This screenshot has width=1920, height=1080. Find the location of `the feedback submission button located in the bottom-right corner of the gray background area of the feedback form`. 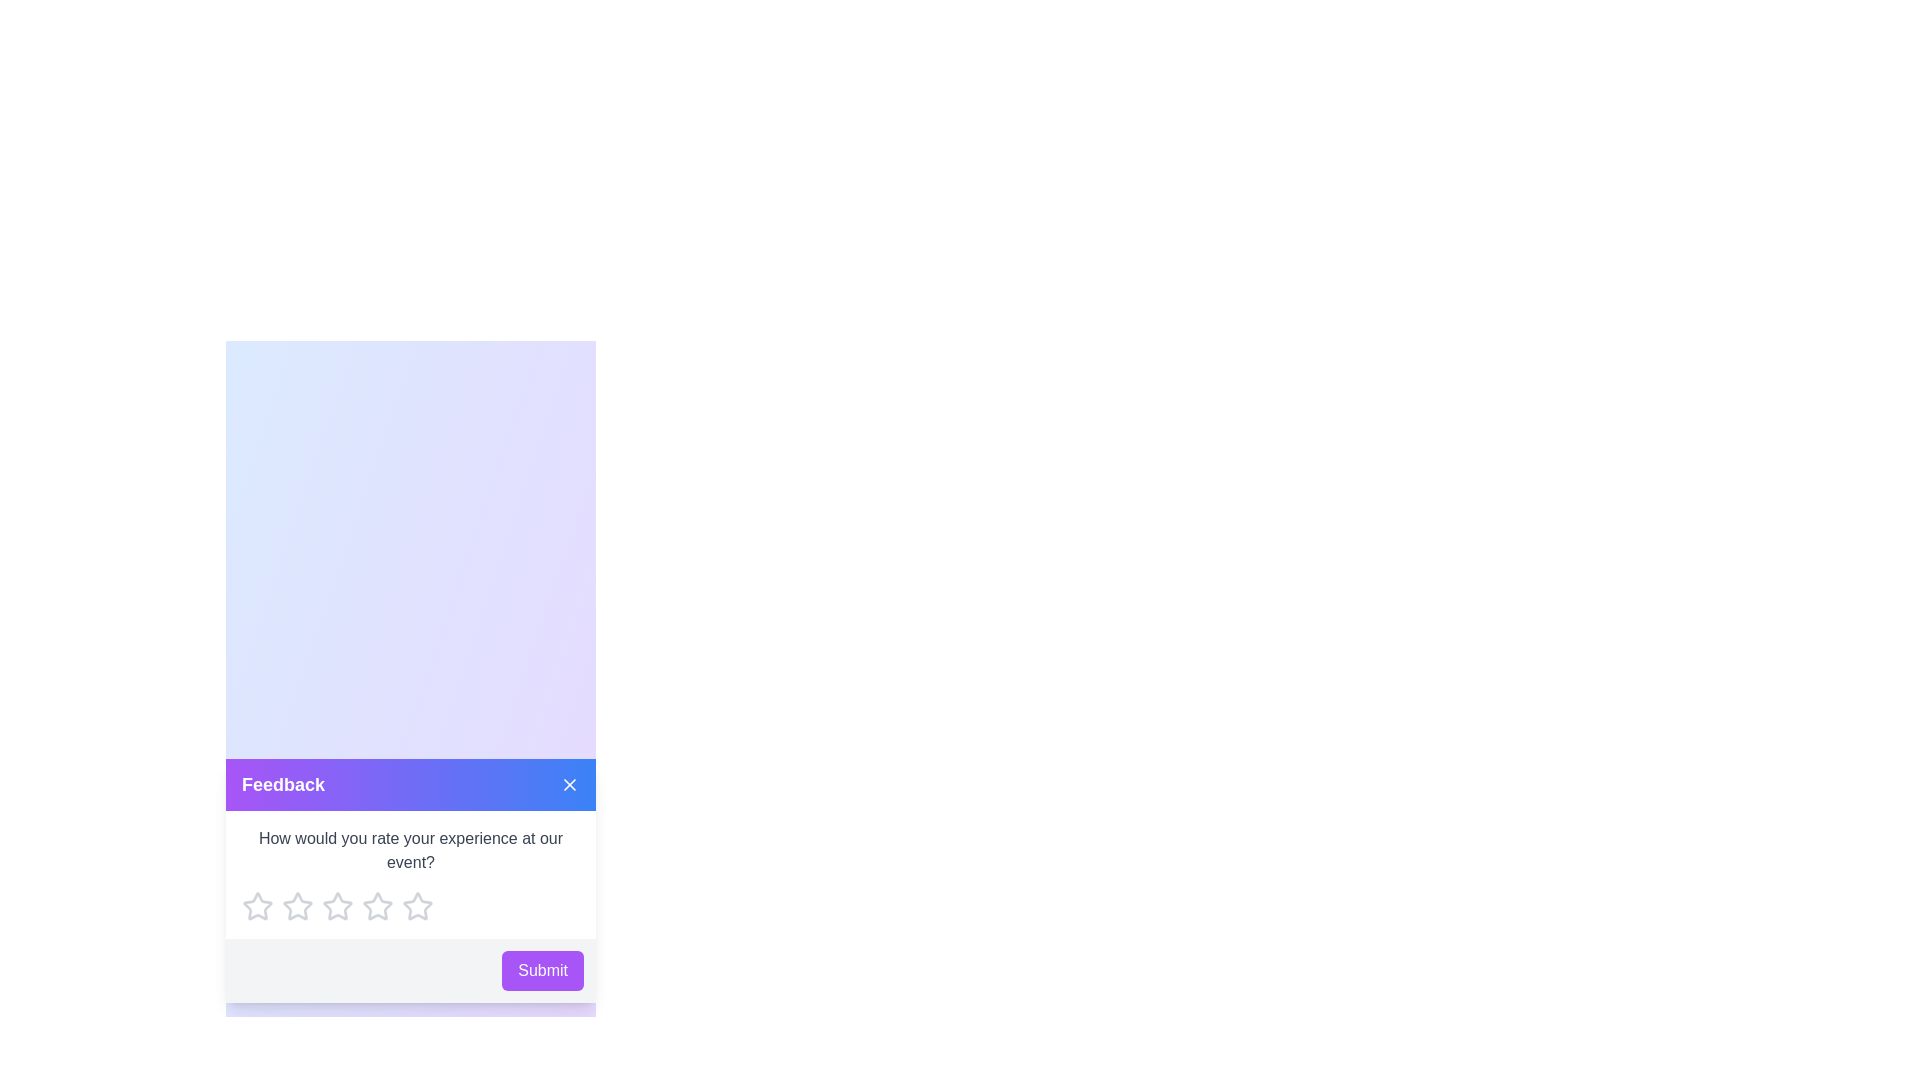

the feedback submission button located in the bottom-right corner of the gray background area of the feedback form is located at coordinates (543, 970).